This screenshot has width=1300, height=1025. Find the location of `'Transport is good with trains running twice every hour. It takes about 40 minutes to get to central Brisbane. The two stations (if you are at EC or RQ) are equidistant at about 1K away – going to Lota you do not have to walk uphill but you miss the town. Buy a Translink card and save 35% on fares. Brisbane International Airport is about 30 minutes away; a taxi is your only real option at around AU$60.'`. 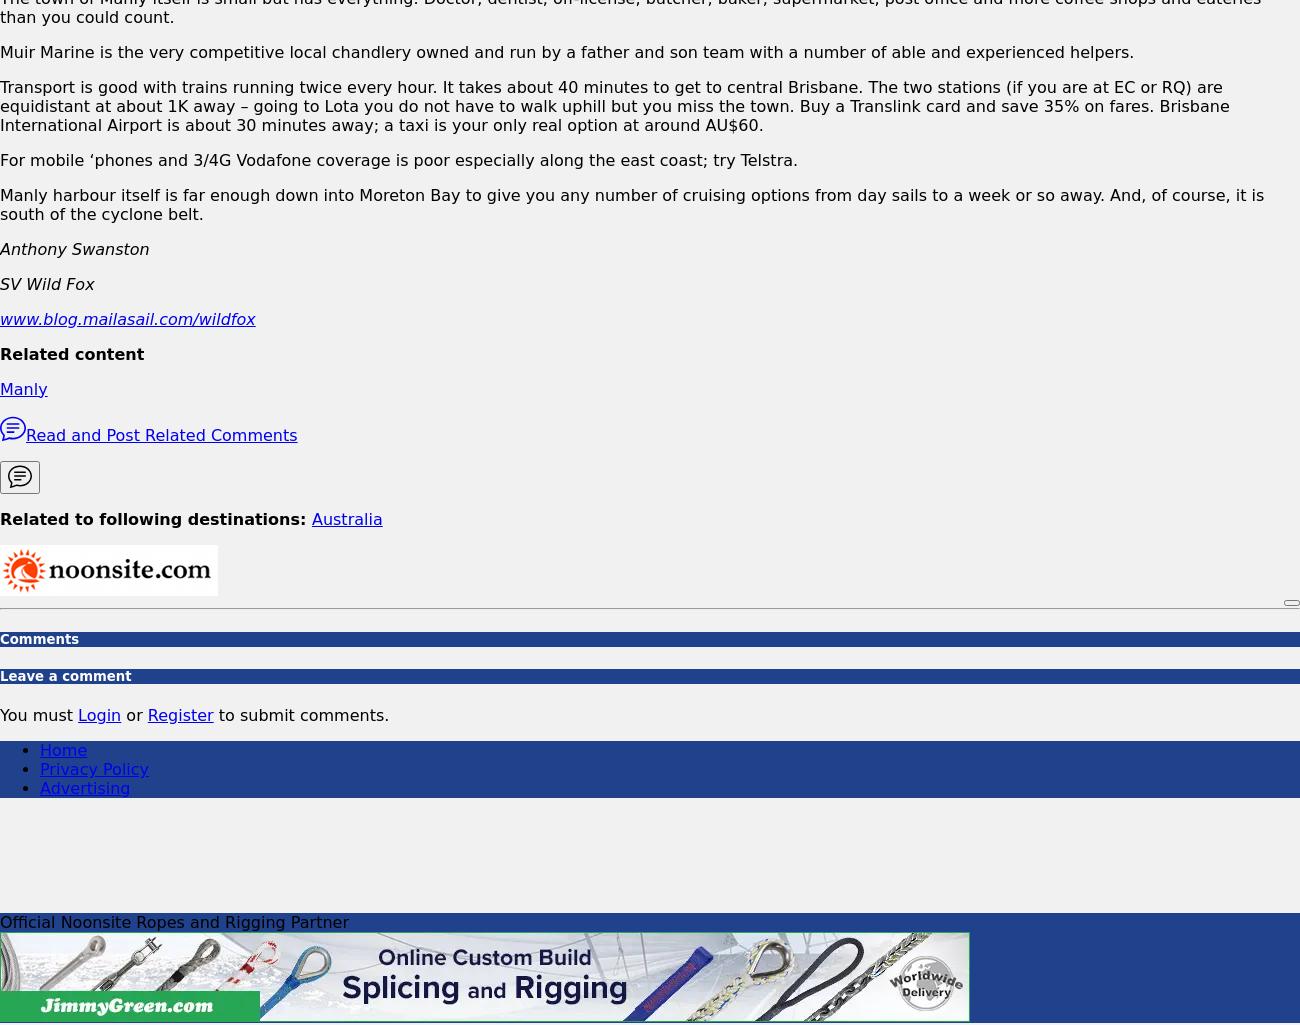

'Transport is good with trains running twice every hour. It takes about 40 minutes to get to central Brisbane. The two stations (if you are at EC or RQ) are equidistant at about 1K away – going to Lota you do not have to walk uphill but you miss the town. Buy a Translink card and save 35% on fares. Brisbane International Airport is about 30 minutes away; a taxi is your only real option at around AU$60.' is located at coordinates (614, 105).